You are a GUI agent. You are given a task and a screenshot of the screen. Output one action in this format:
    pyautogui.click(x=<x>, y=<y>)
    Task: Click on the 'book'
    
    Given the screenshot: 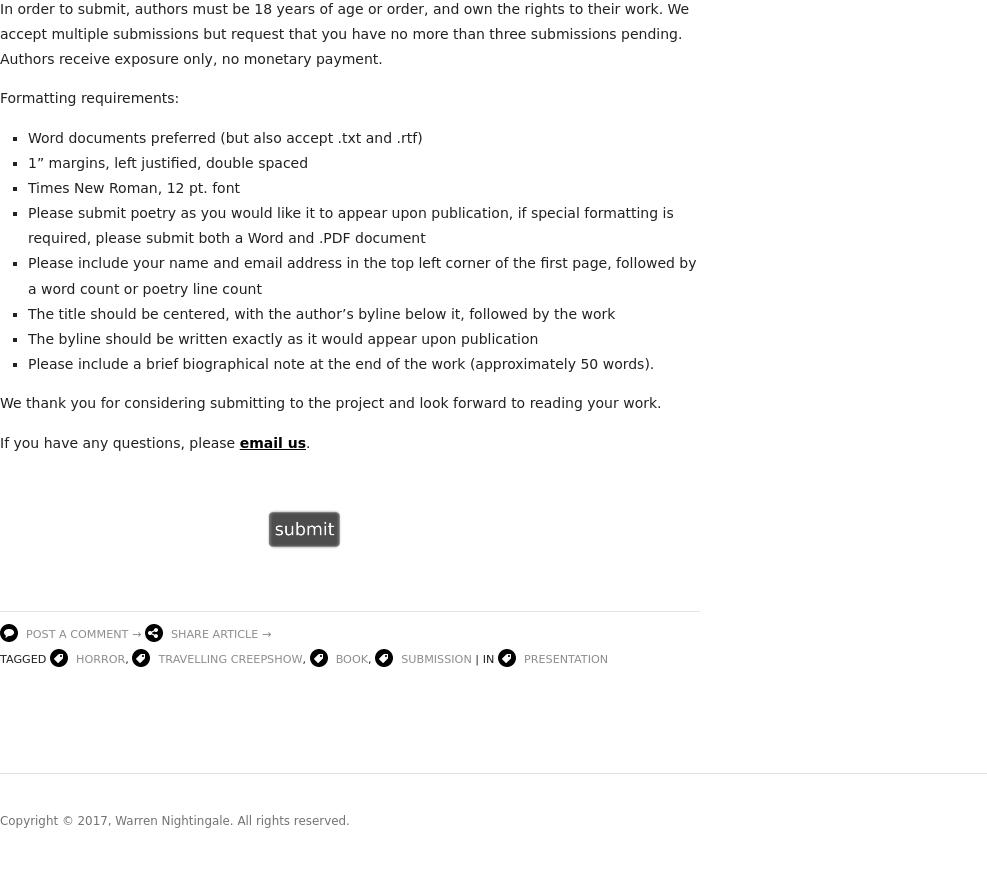 What is the action you would take?
    pyautogui.click(x=350, y=659)
    